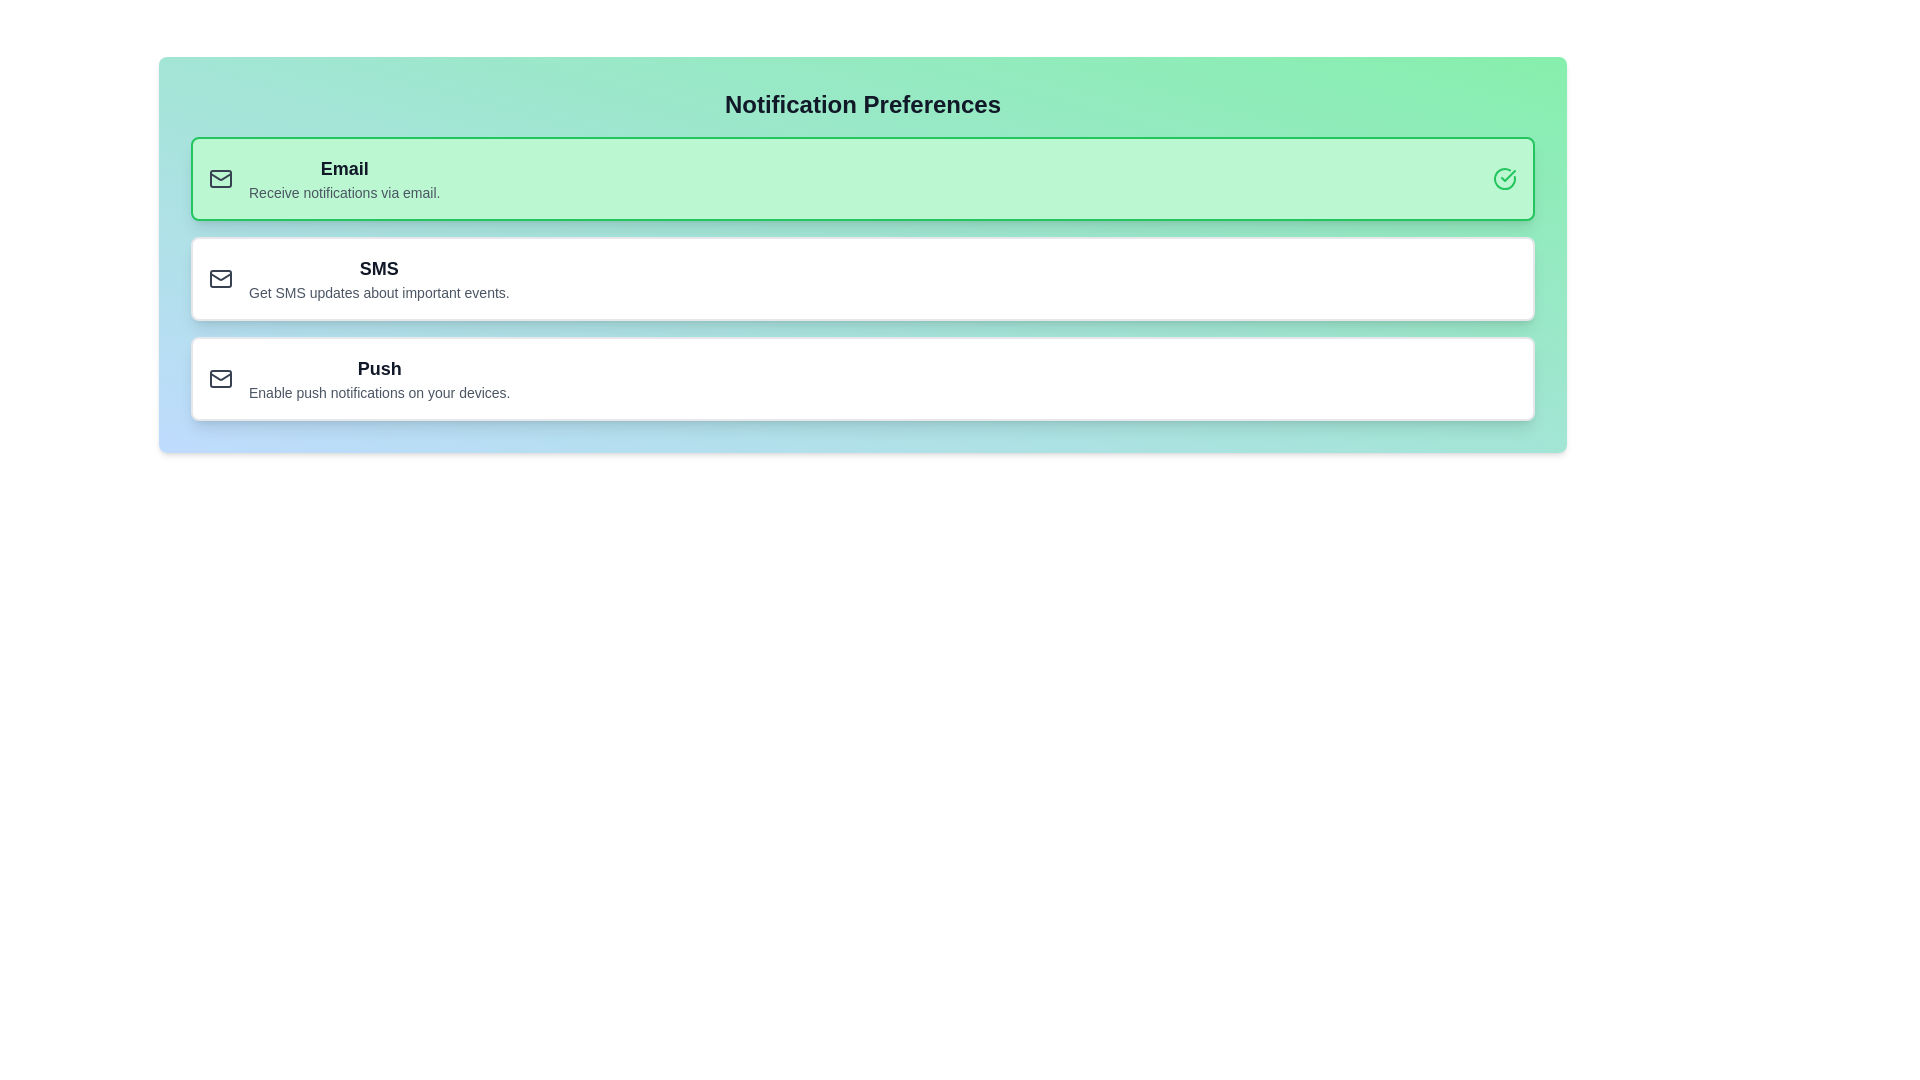 This screenshot has height=1080, width=1920. What do you see at coordinates (344, 192) in the screenshot?
I see `text from the small gray text label that says 'Receive notifications via email.', located below the bold 'Email' title within the green section for email notification preferences` at bounding box center [344, 192].